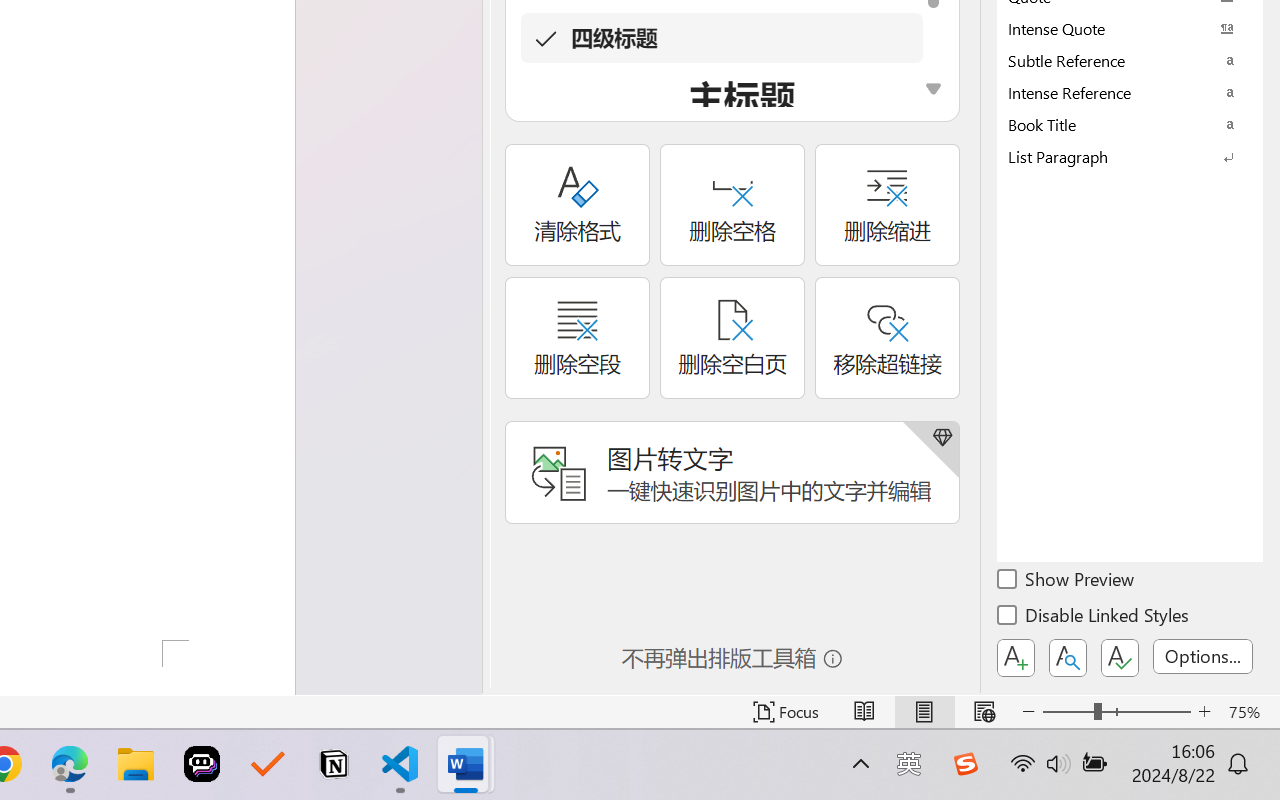  Describe the element at coordinates (1115, 711) in the screenshot. I see `'Zoom'` at that location.